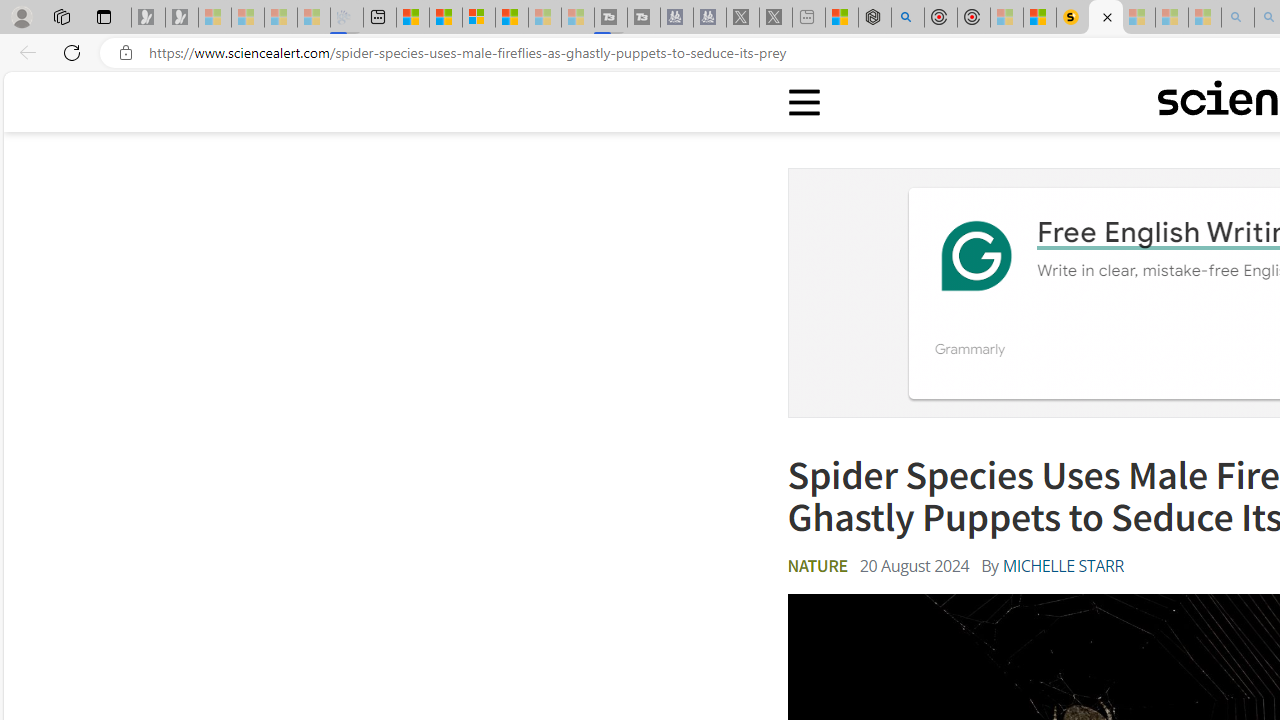  Describe the element at coordinates (803, 102) in the screenshot. I see `'Class: sciencealert-menu-desktop-svg '` at that location.